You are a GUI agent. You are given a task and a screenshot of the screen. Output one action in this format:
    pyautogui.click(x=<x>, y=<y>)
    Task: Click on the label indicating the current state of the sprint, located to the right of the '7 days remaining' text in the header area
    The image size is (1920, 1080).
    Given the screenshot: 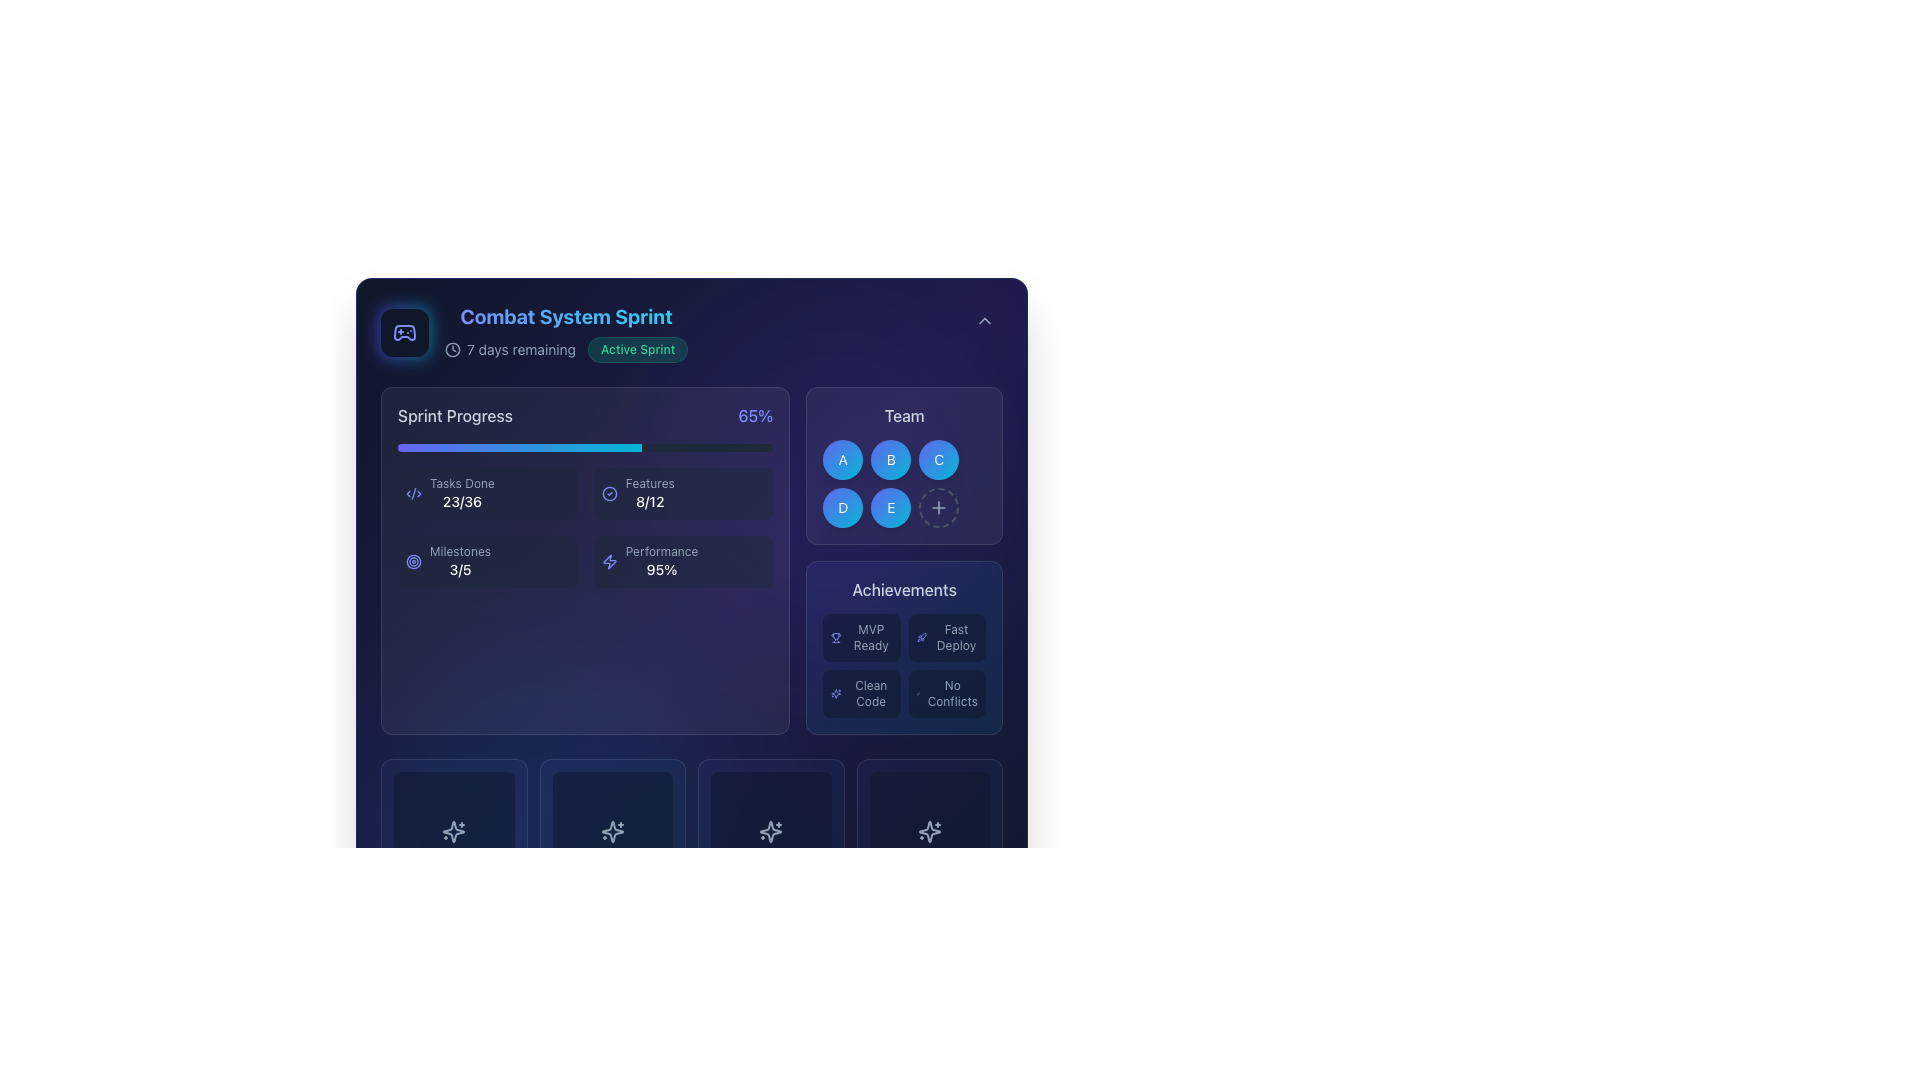 What is the action you would take?
    pyautogui.click(x=637, y=349)
    